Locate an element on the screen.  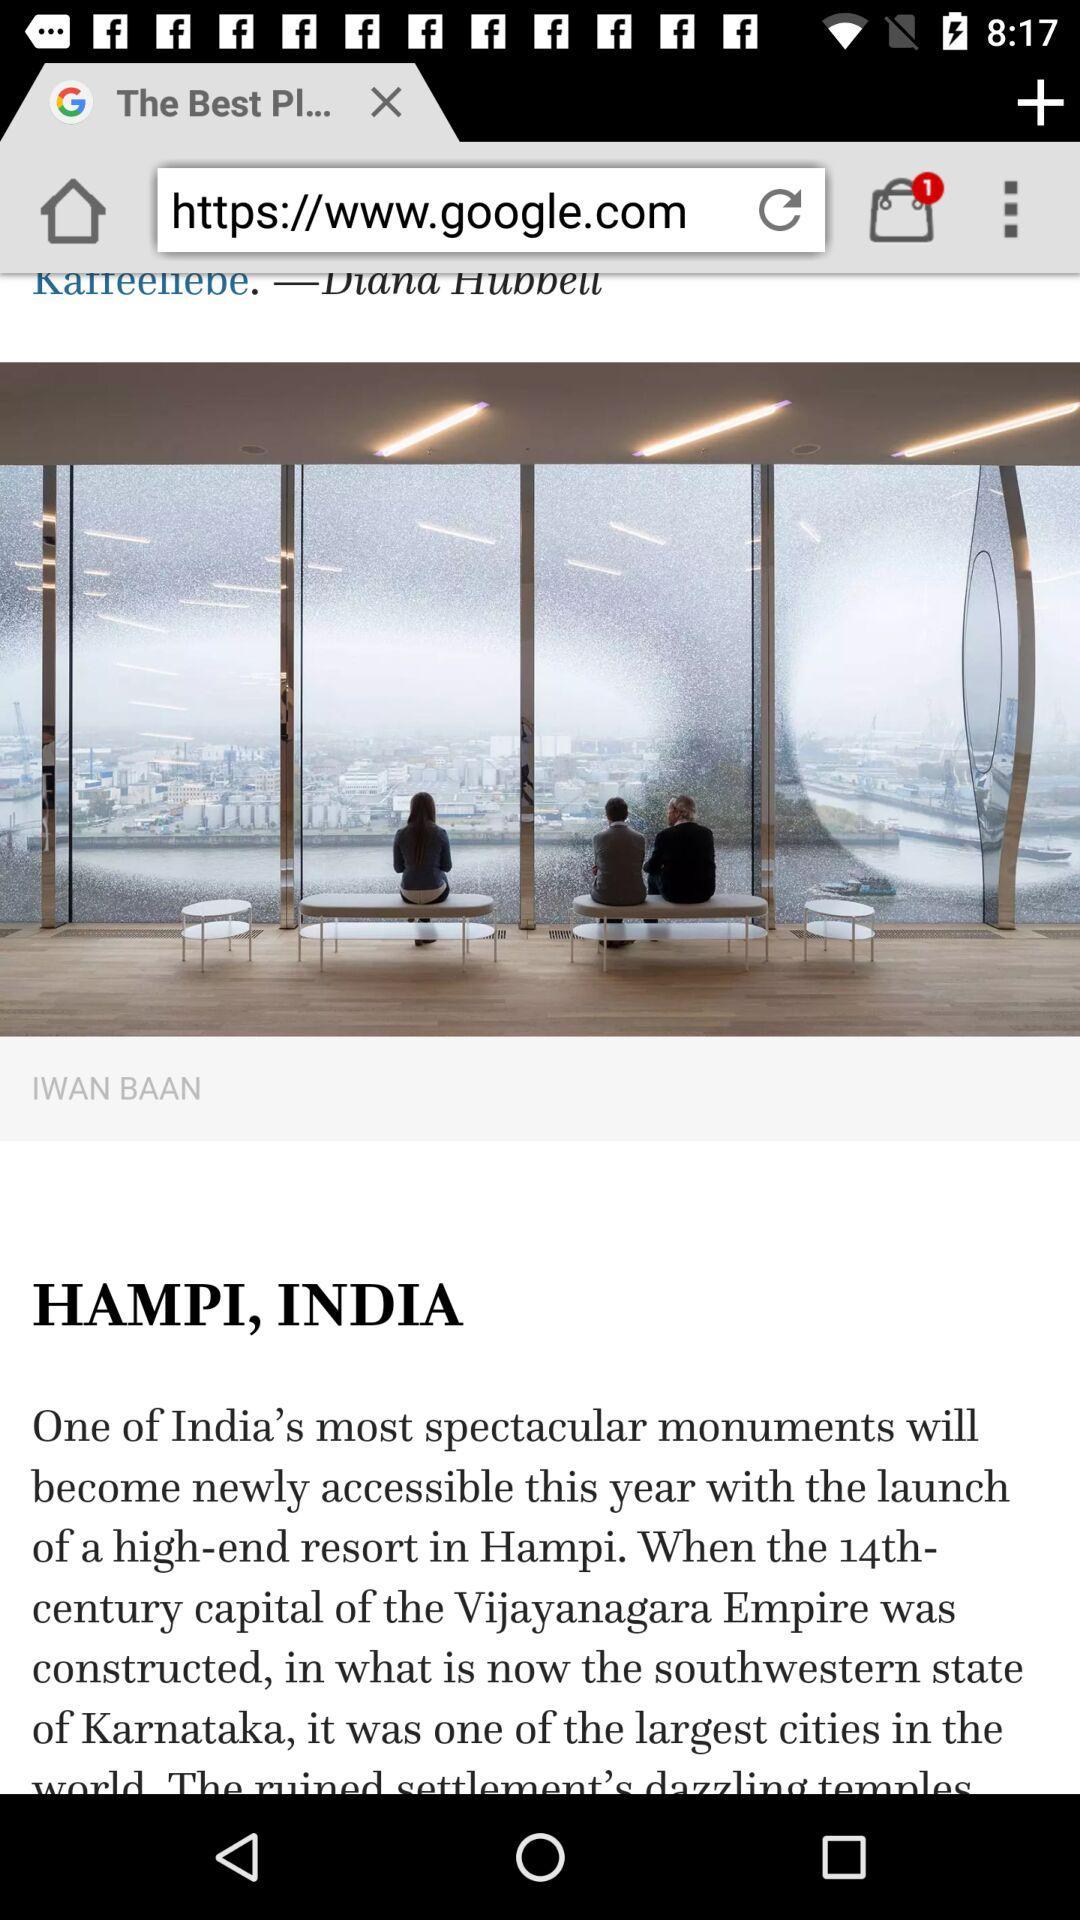
buy is located at coordinates (901, 210).